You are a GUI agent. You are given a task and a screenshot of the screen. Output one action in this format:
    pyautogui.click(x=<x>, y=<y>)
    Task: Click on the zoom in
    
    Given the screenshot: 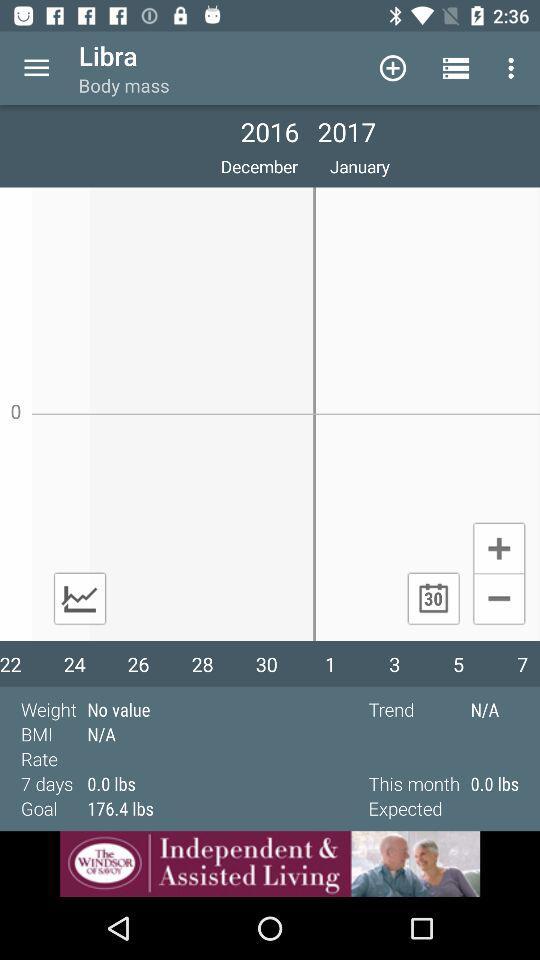 What is the action you would take?
    pyautogui.click(x=498, y=547)
    